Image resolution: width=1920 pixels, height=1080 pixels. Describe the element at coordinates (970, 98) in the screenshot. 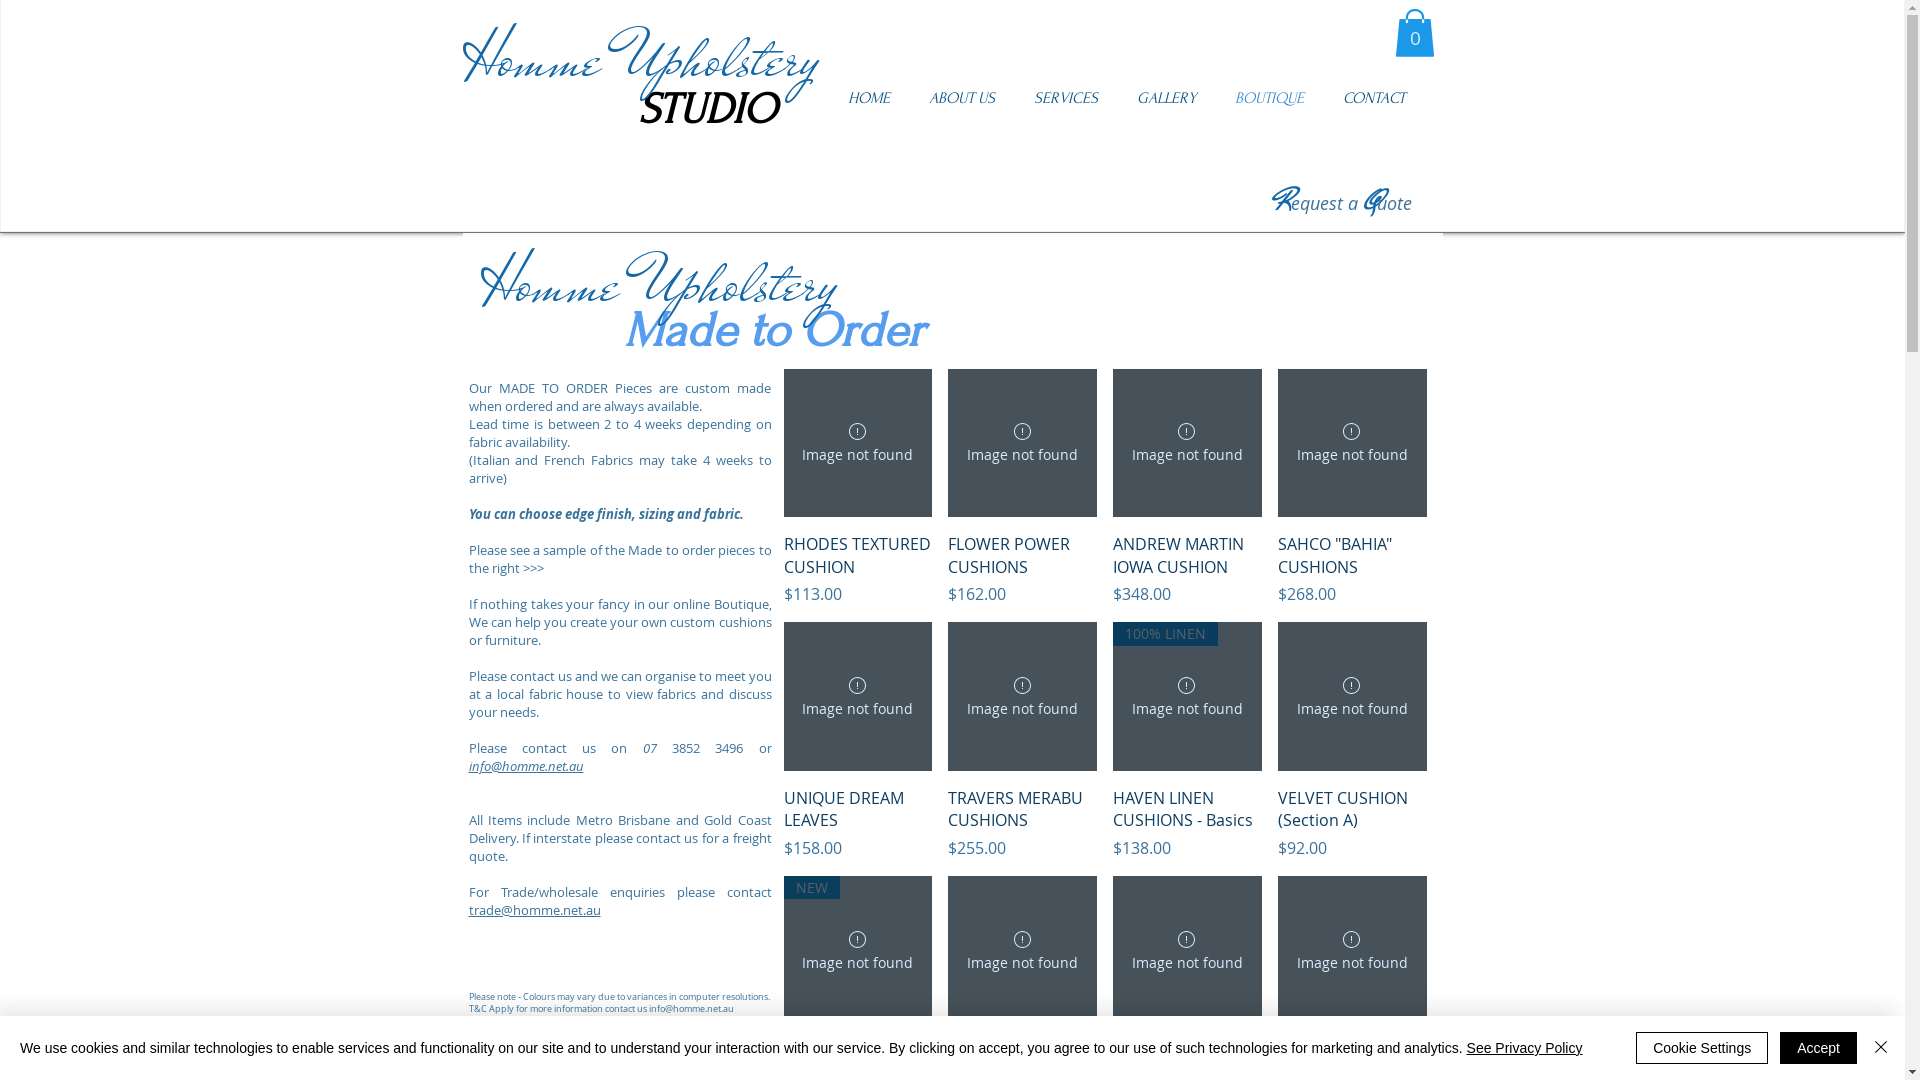

I see `'ABOUT US'` at that location.